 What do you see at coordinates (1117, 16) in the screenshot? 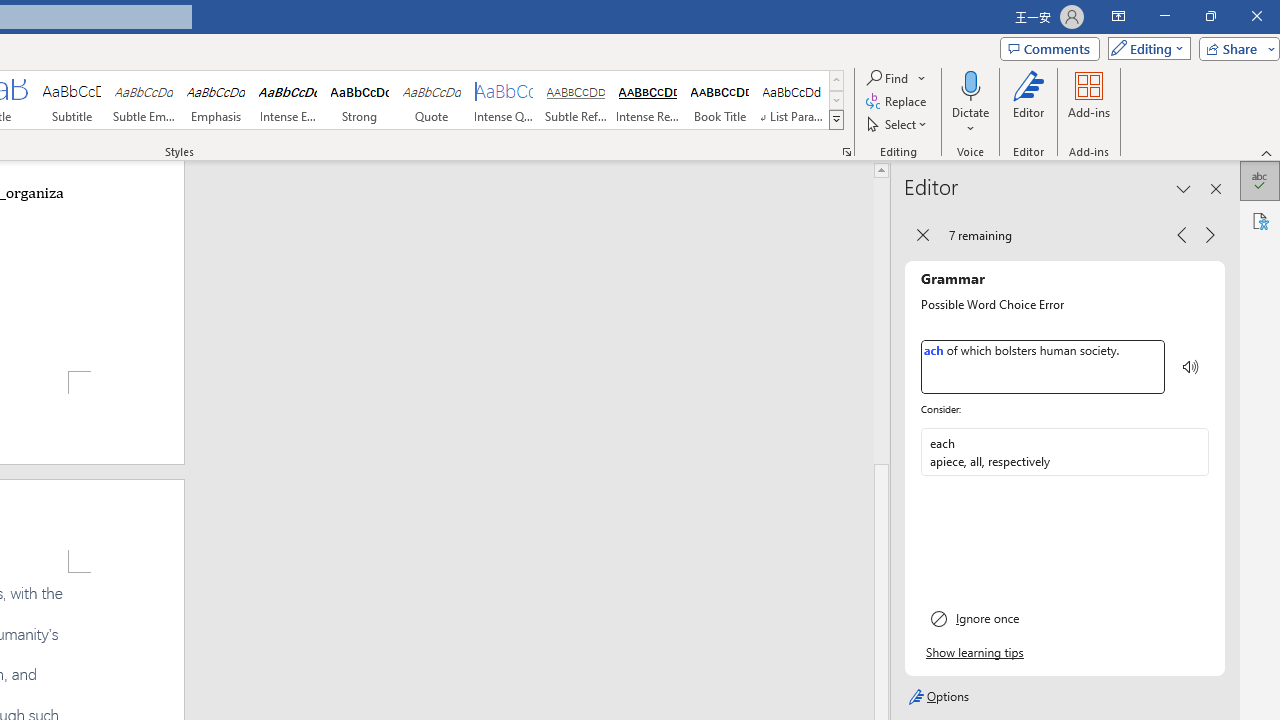
I see `'Ribbon Display Options'` at bounding box center [1117, 16].